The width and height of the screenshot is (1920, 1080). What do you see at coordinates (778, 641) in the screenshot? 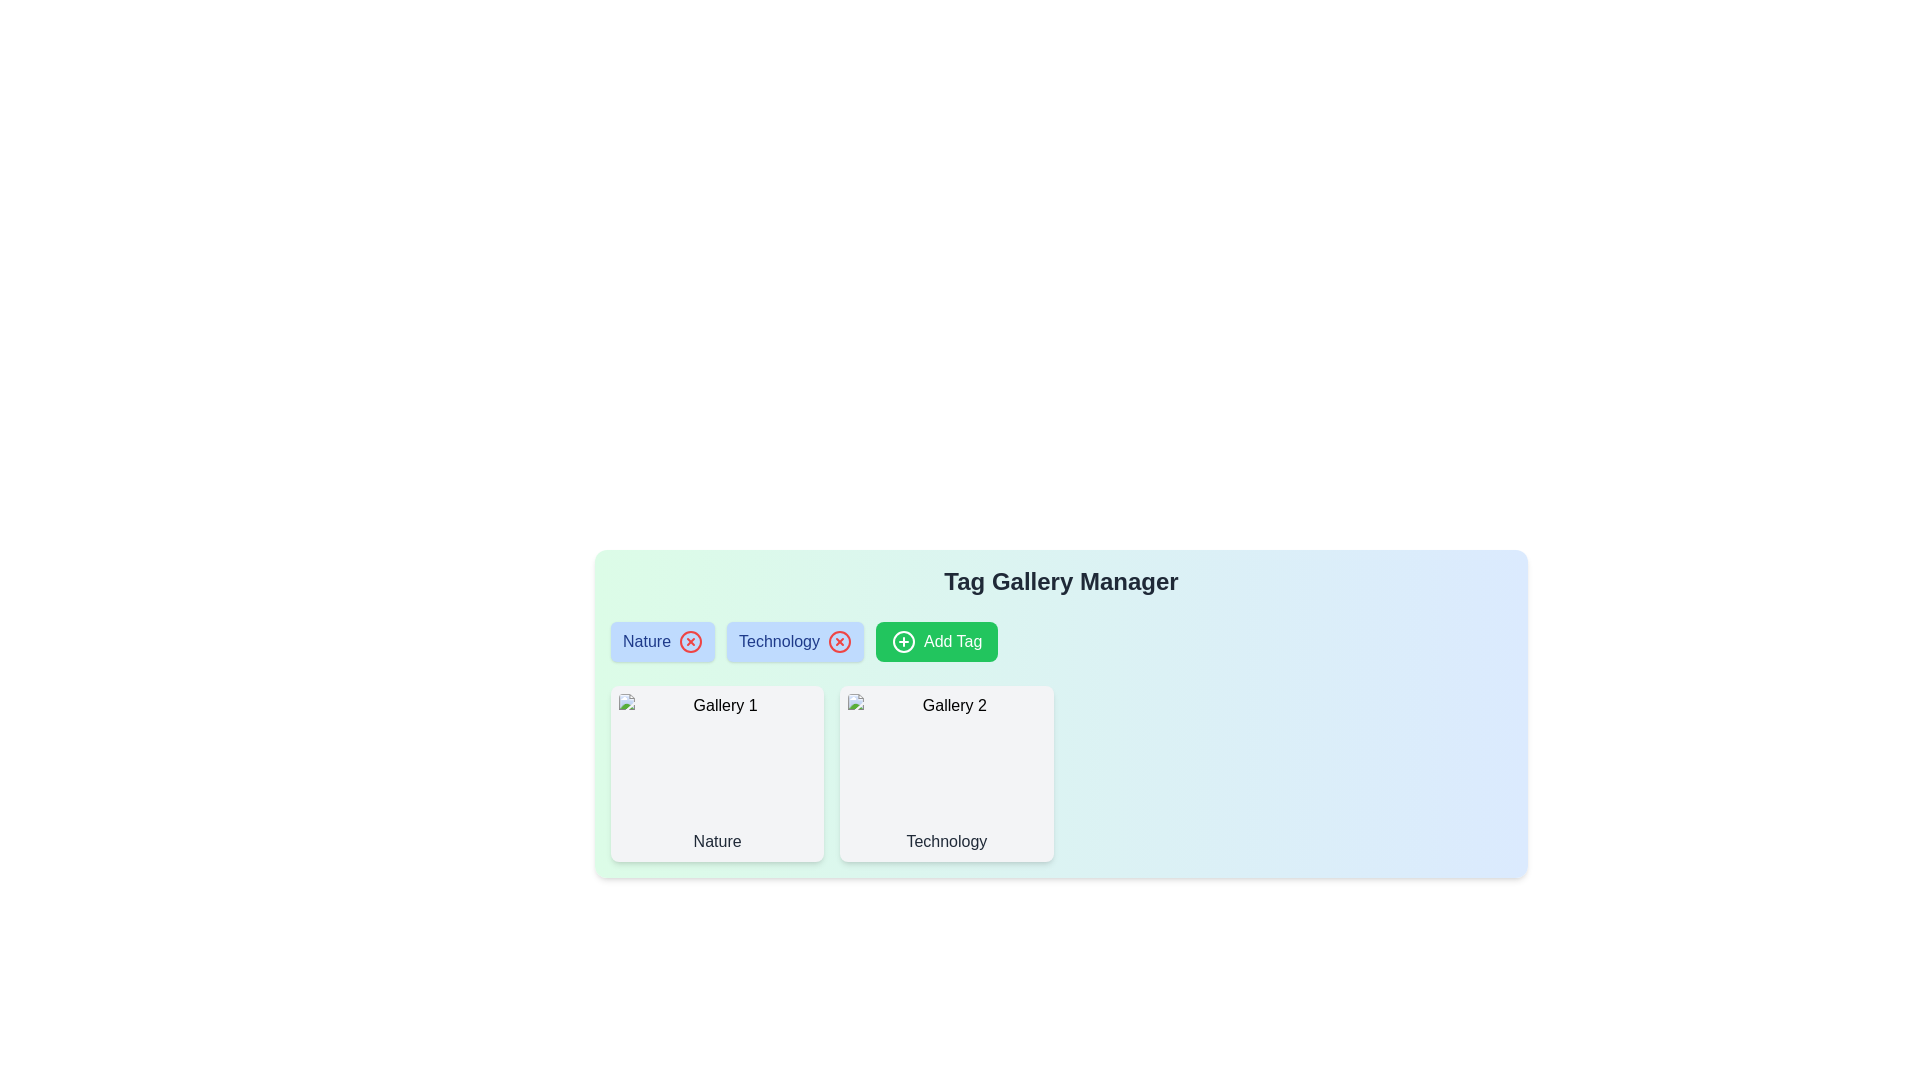
I see `the pill-shaped tag containing the 'Technology' text label to initiate interactions` at bounding box center [778, 641].